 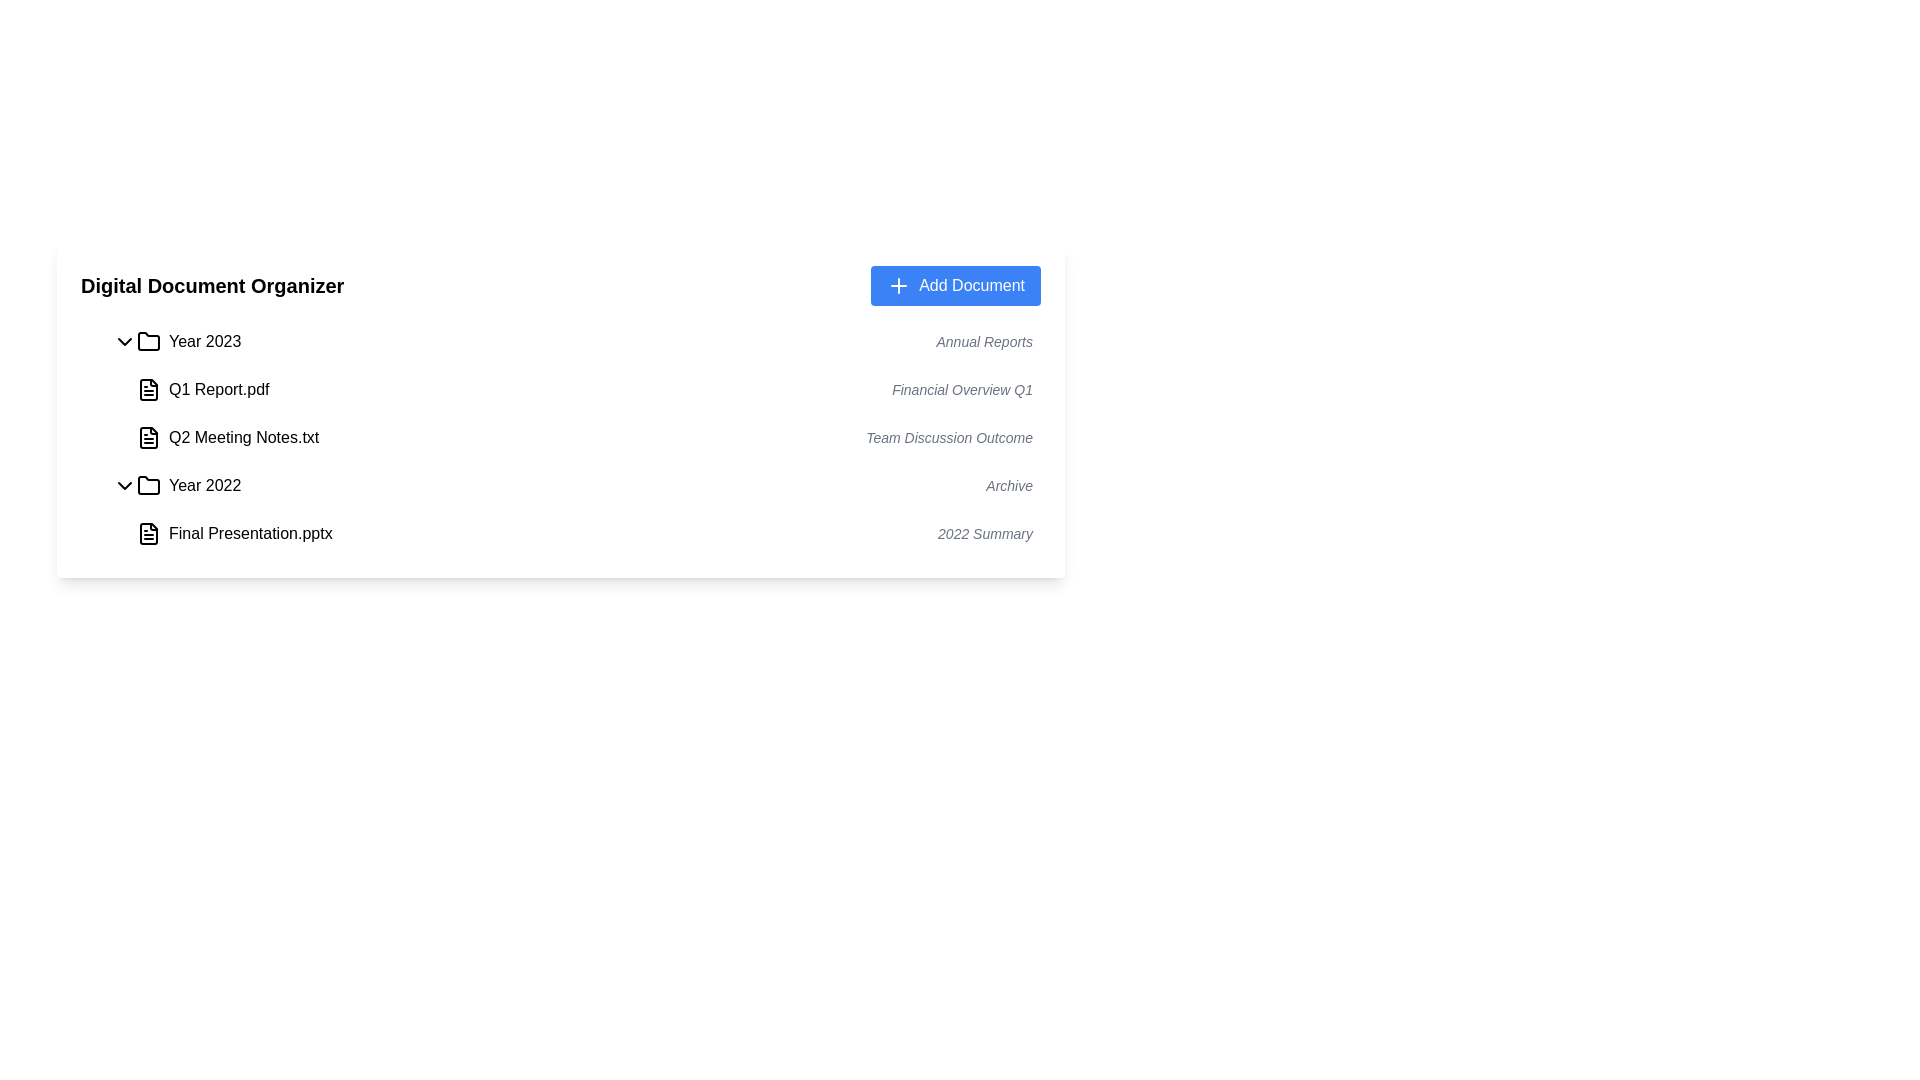 What do you see at coordinates (219, 389) in the screenshot?
I see `the text label displaying 'Q1 Report.pdf', which is positioned beneath the 'Year 2023' folder and above 'Q2 Meeting Notes.txt', and aligned to the right of a document icon` at bounding box center [219, 389].